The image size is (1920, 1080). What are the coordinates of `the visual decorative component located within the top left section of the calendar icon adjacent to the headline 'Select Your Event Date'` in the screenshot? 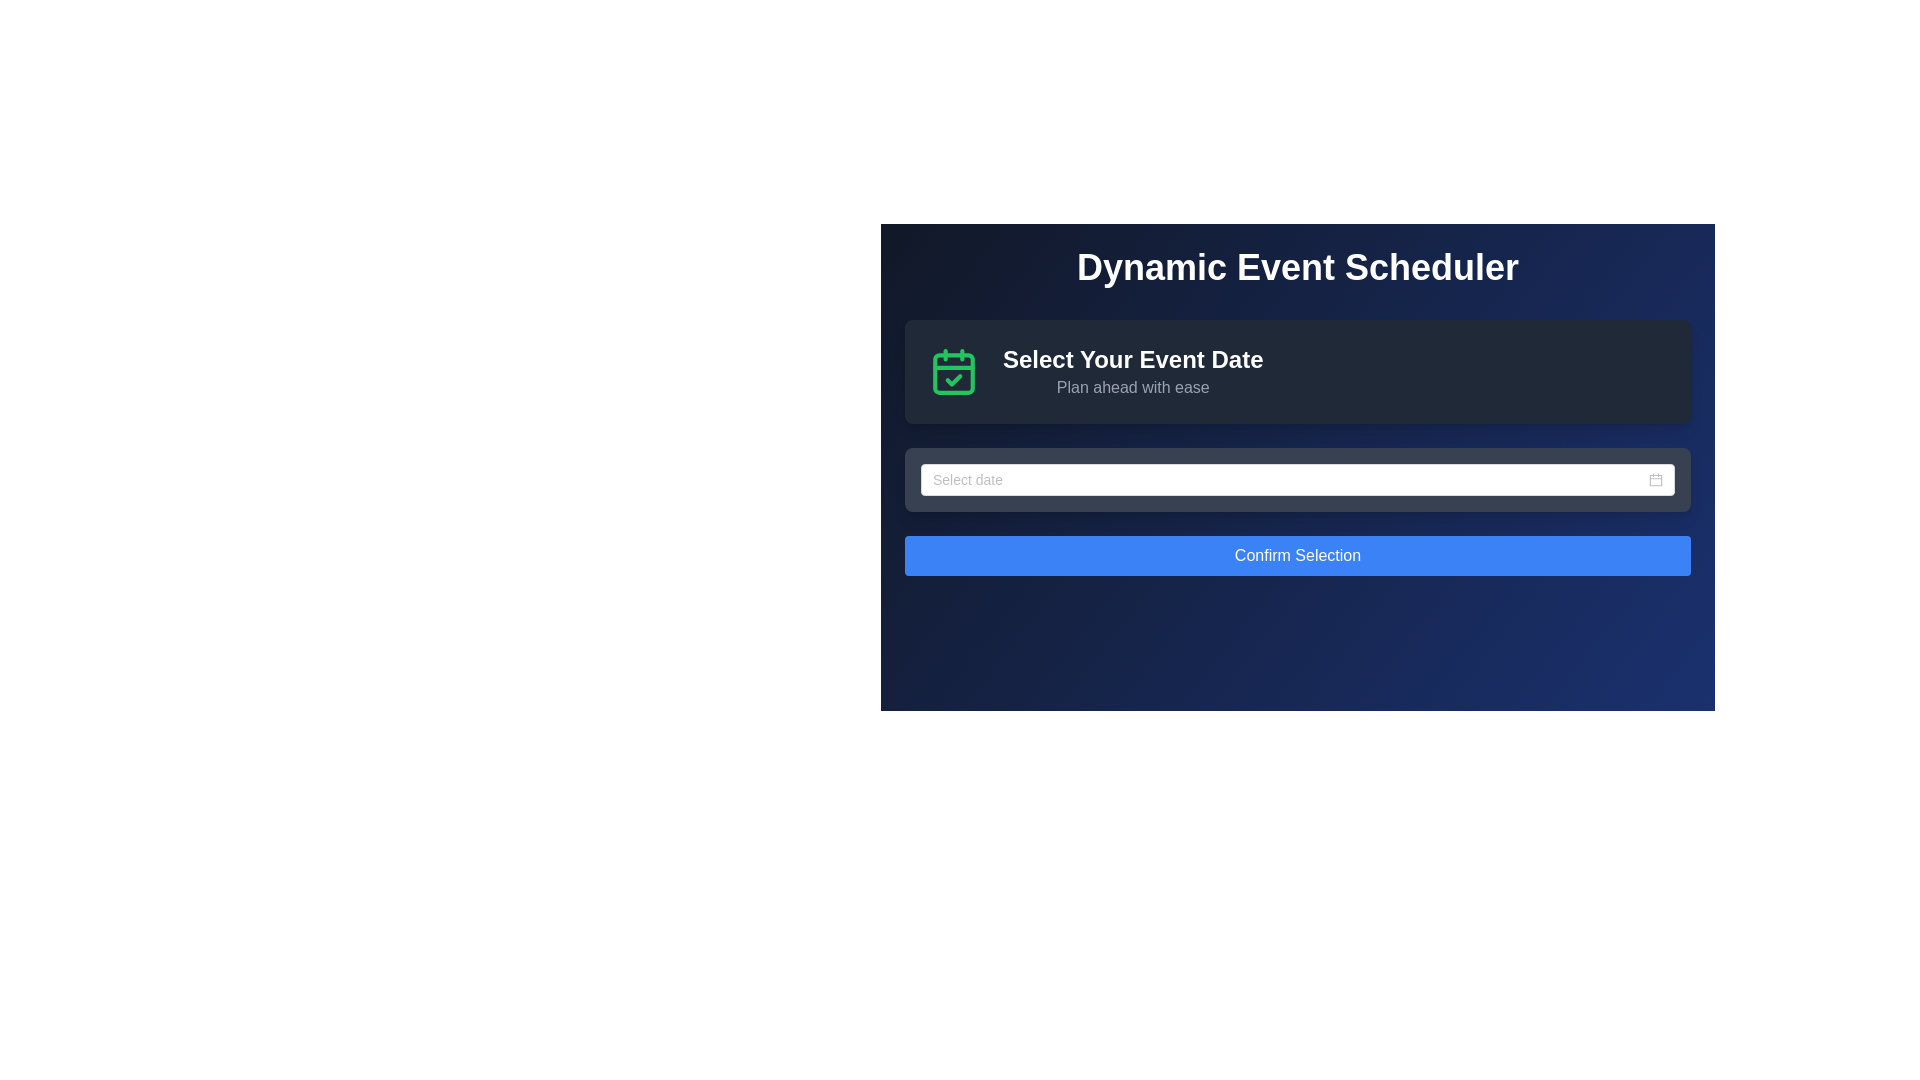 It's located at (953, 374).